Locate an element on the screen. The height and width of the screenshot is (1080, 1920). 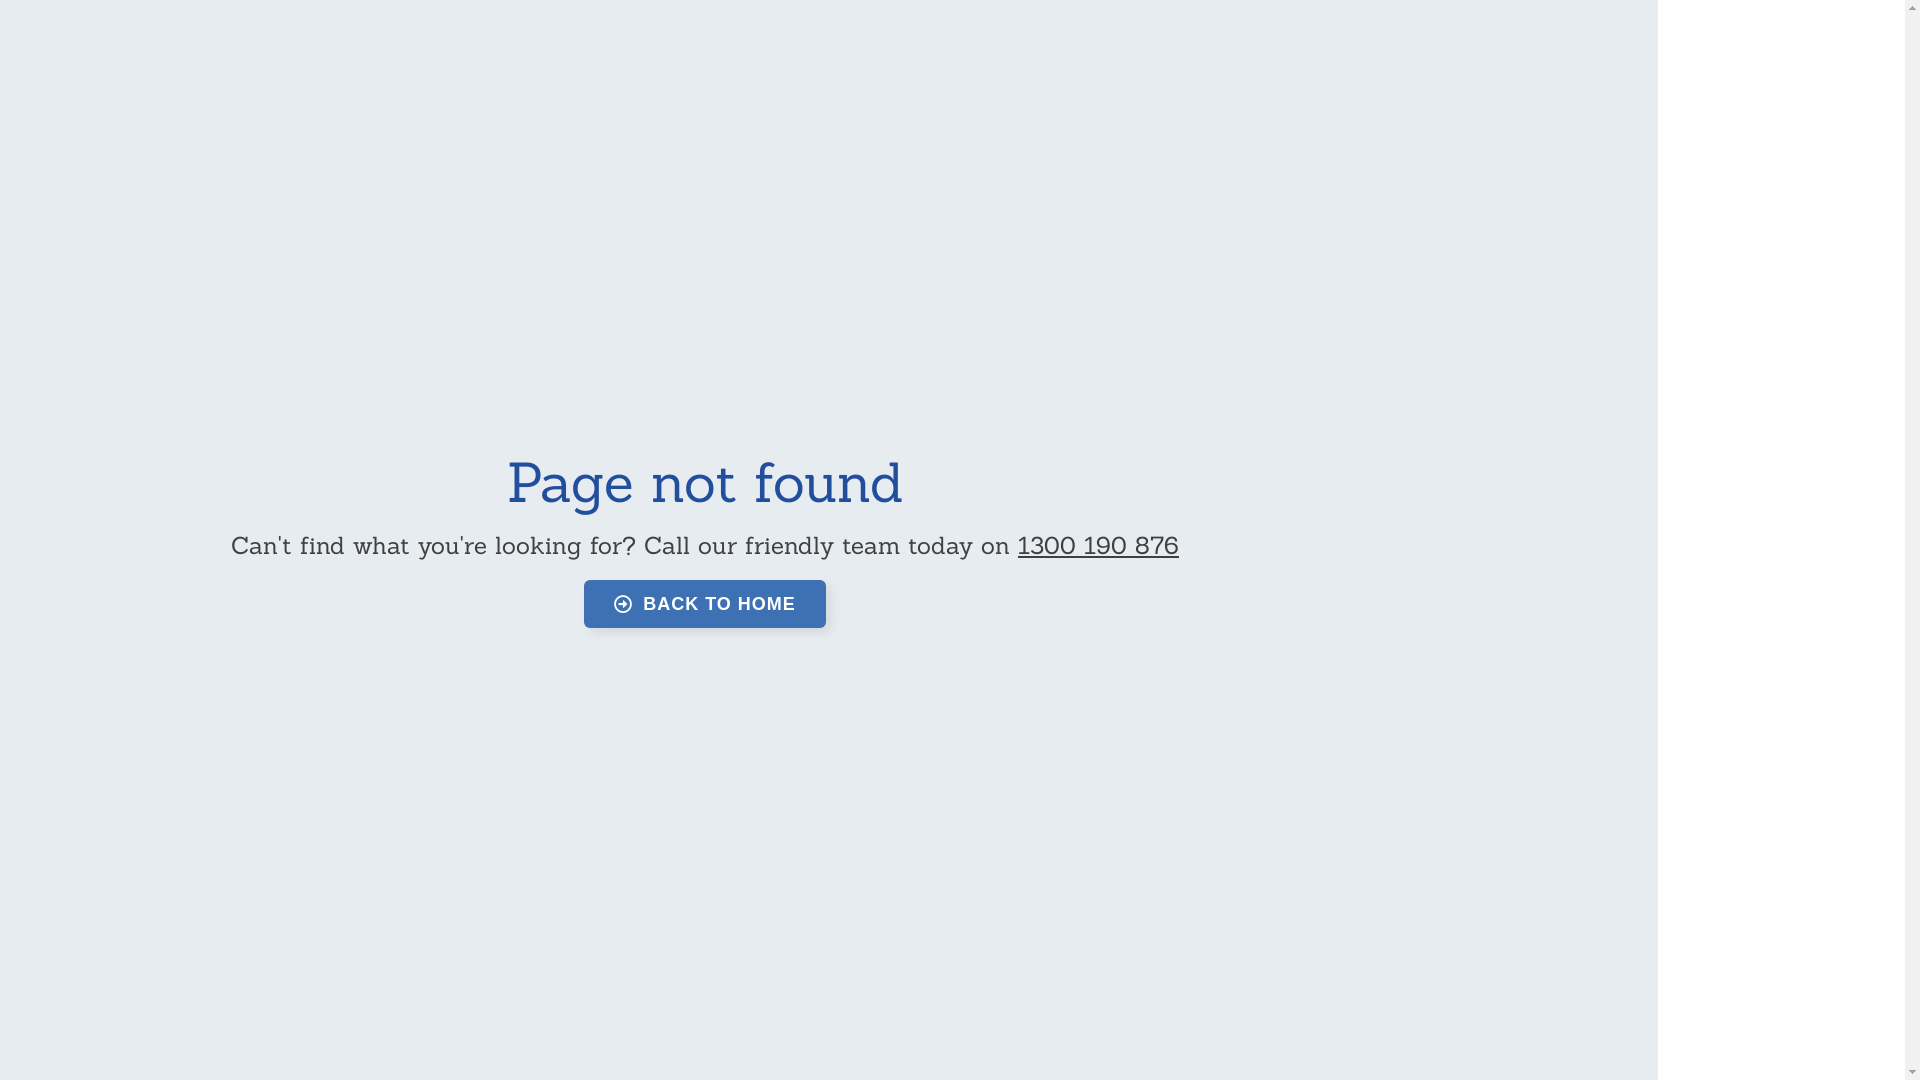
'BACK TO HOME' is located at coordinates (705, 603).